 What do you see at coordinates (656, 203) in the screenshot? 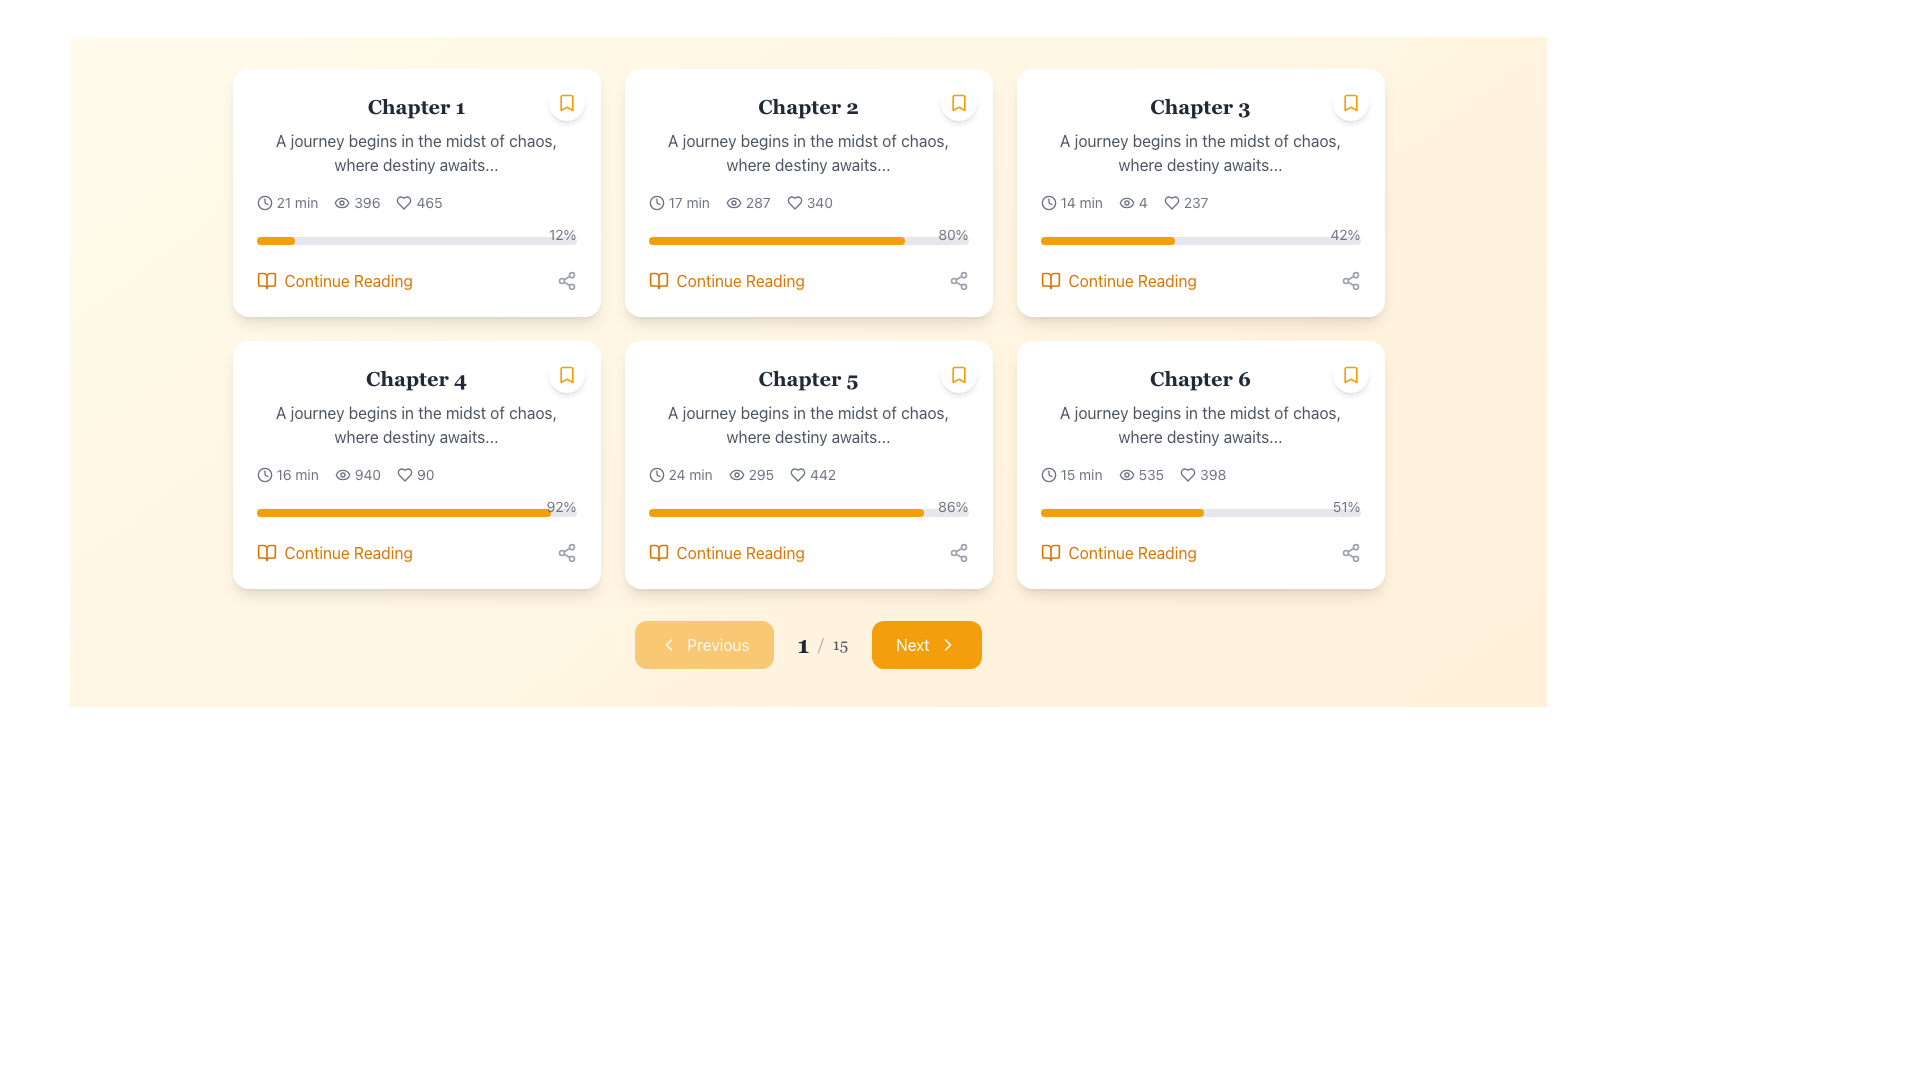
I see `the icon located in the top-left segment of the 'Chapter 2' card, which symbolically represents the duration of '17 min.'` at bounding box center [656, 203].